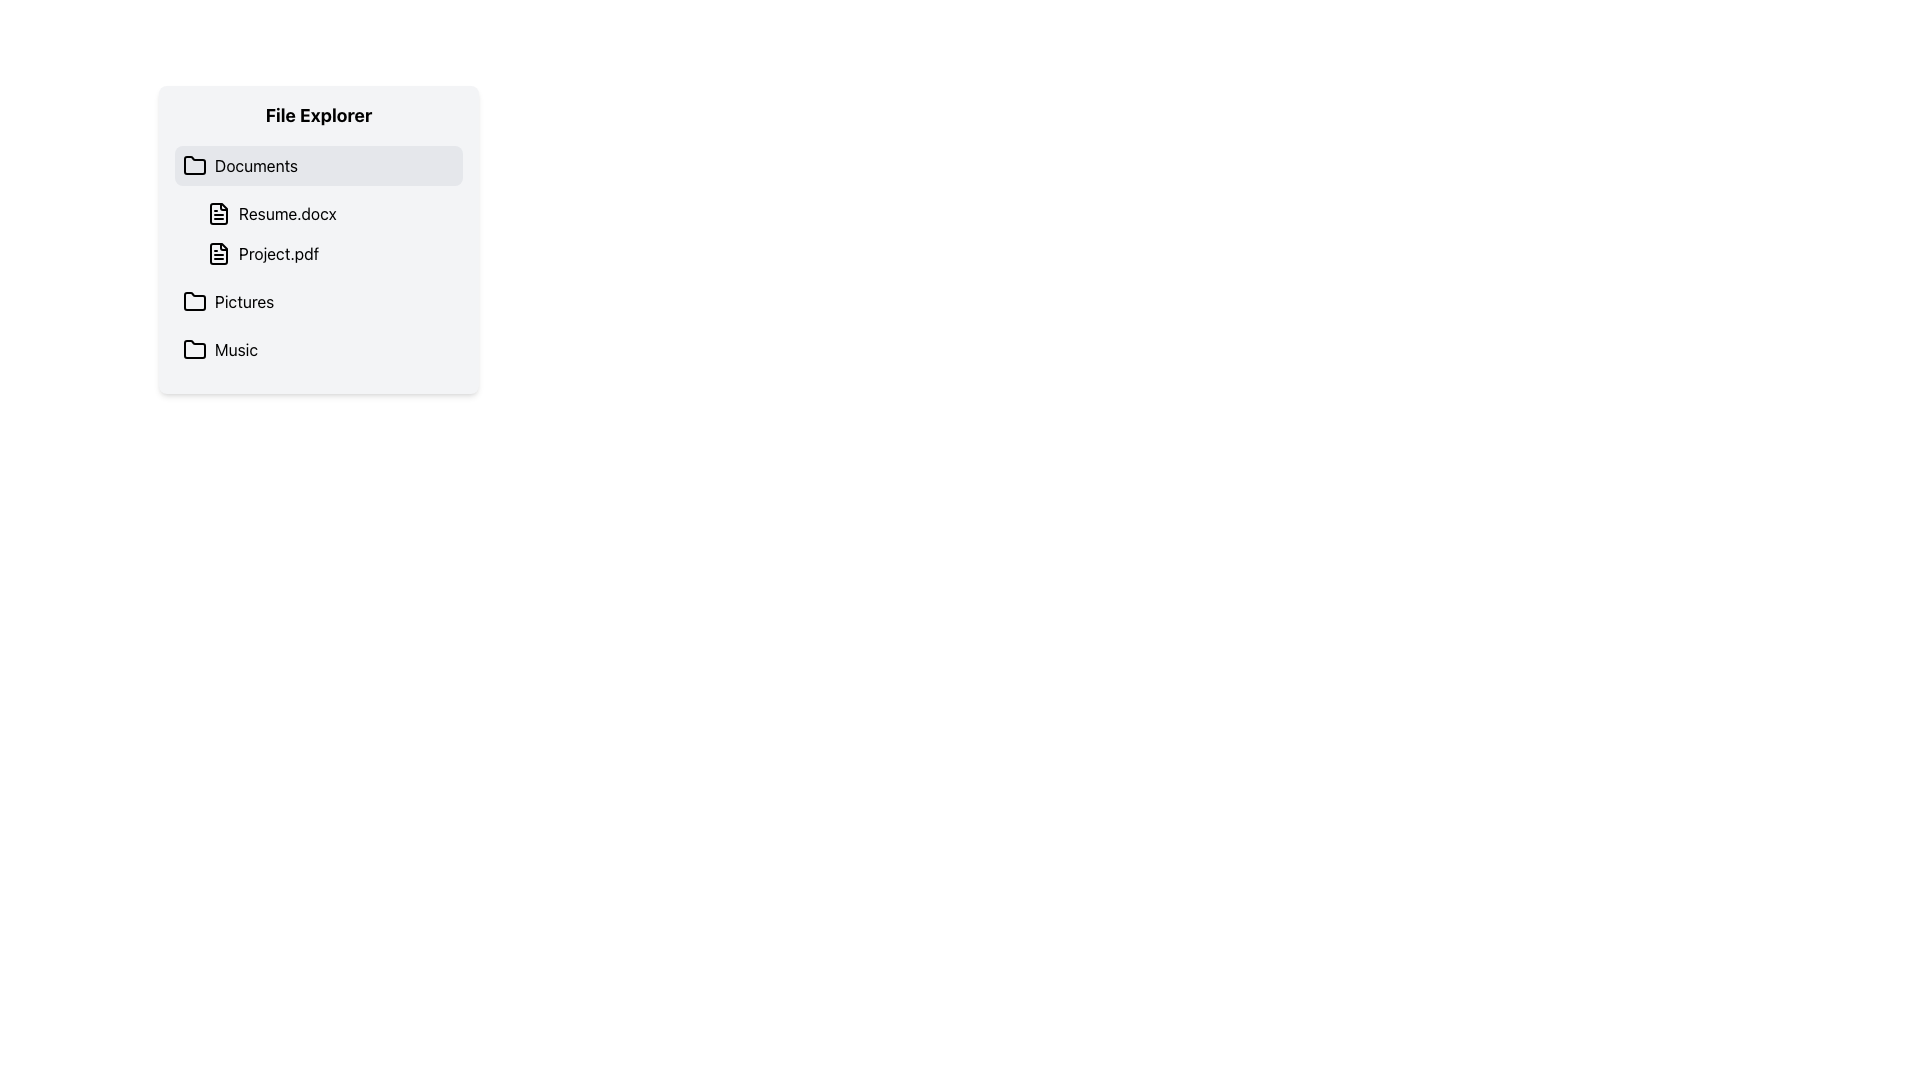 The width and height of the screenshot is (1920, 1080). I want to click on the 'Documents' folder icon, which is the first item in the vertical list of the 'File Explorer' module, located to the left of the text 'Documents', so click(195, 164).